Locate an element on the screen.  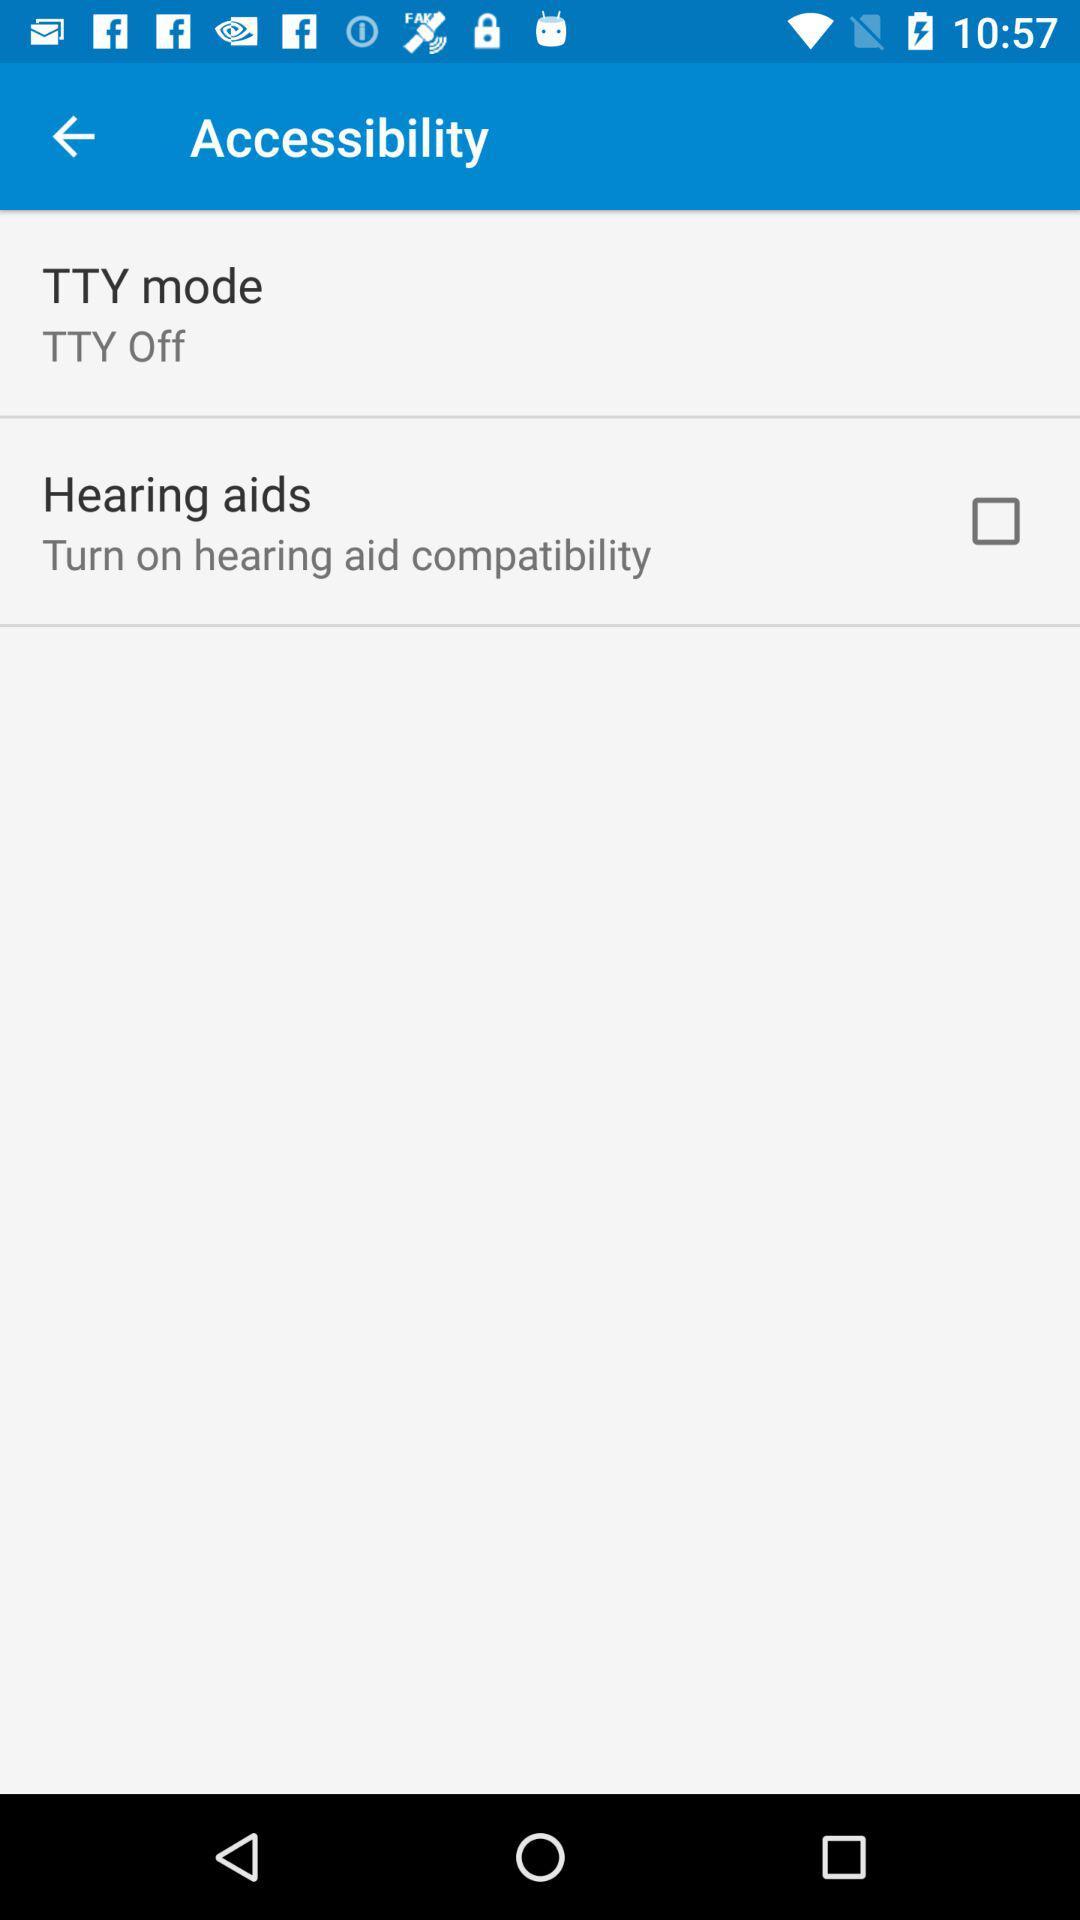
the icon above turn on hearing is located at coordinates (176, 492).